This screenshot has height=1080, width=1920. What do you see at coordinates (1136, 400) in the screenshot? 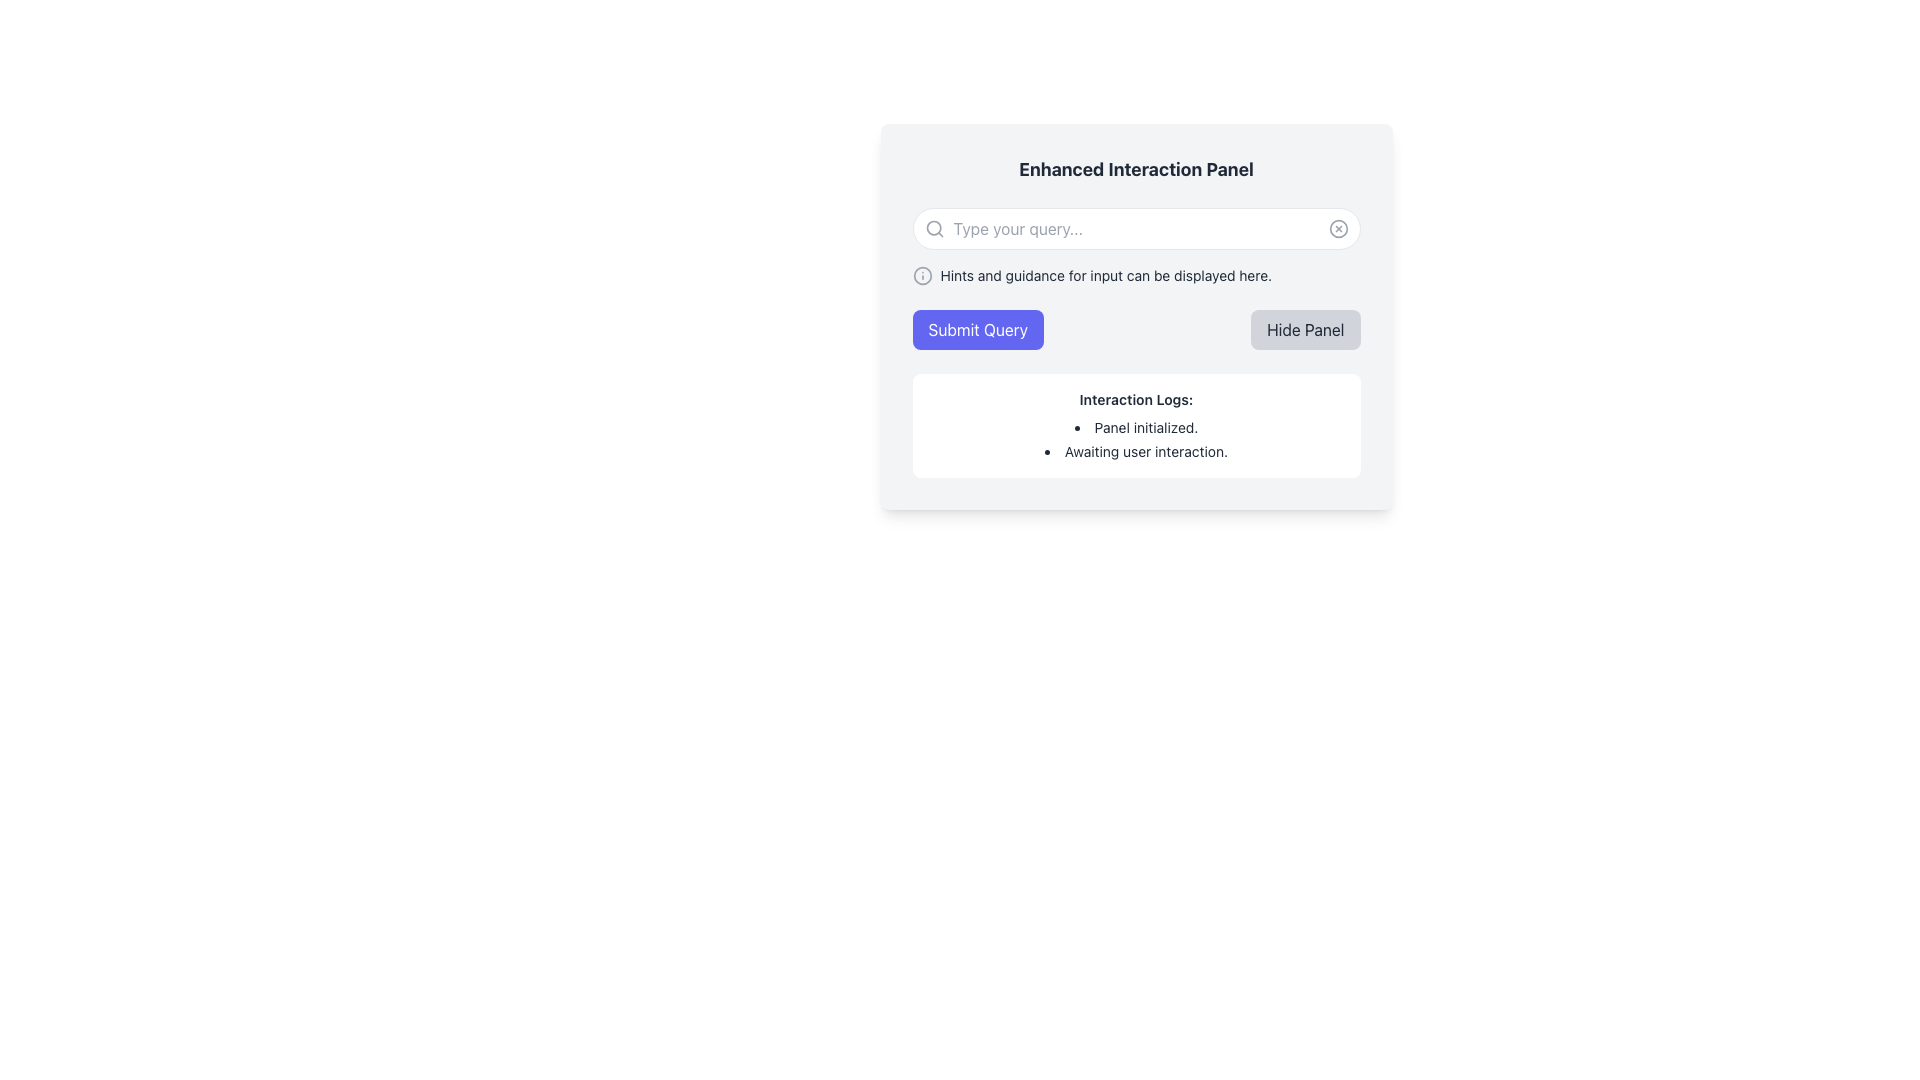
I see `text label that displays 'Interaction Logs:' which is bold and medium-sized, located inside a white panel near the bottom of the interface` at bounding box center [1136, 400].